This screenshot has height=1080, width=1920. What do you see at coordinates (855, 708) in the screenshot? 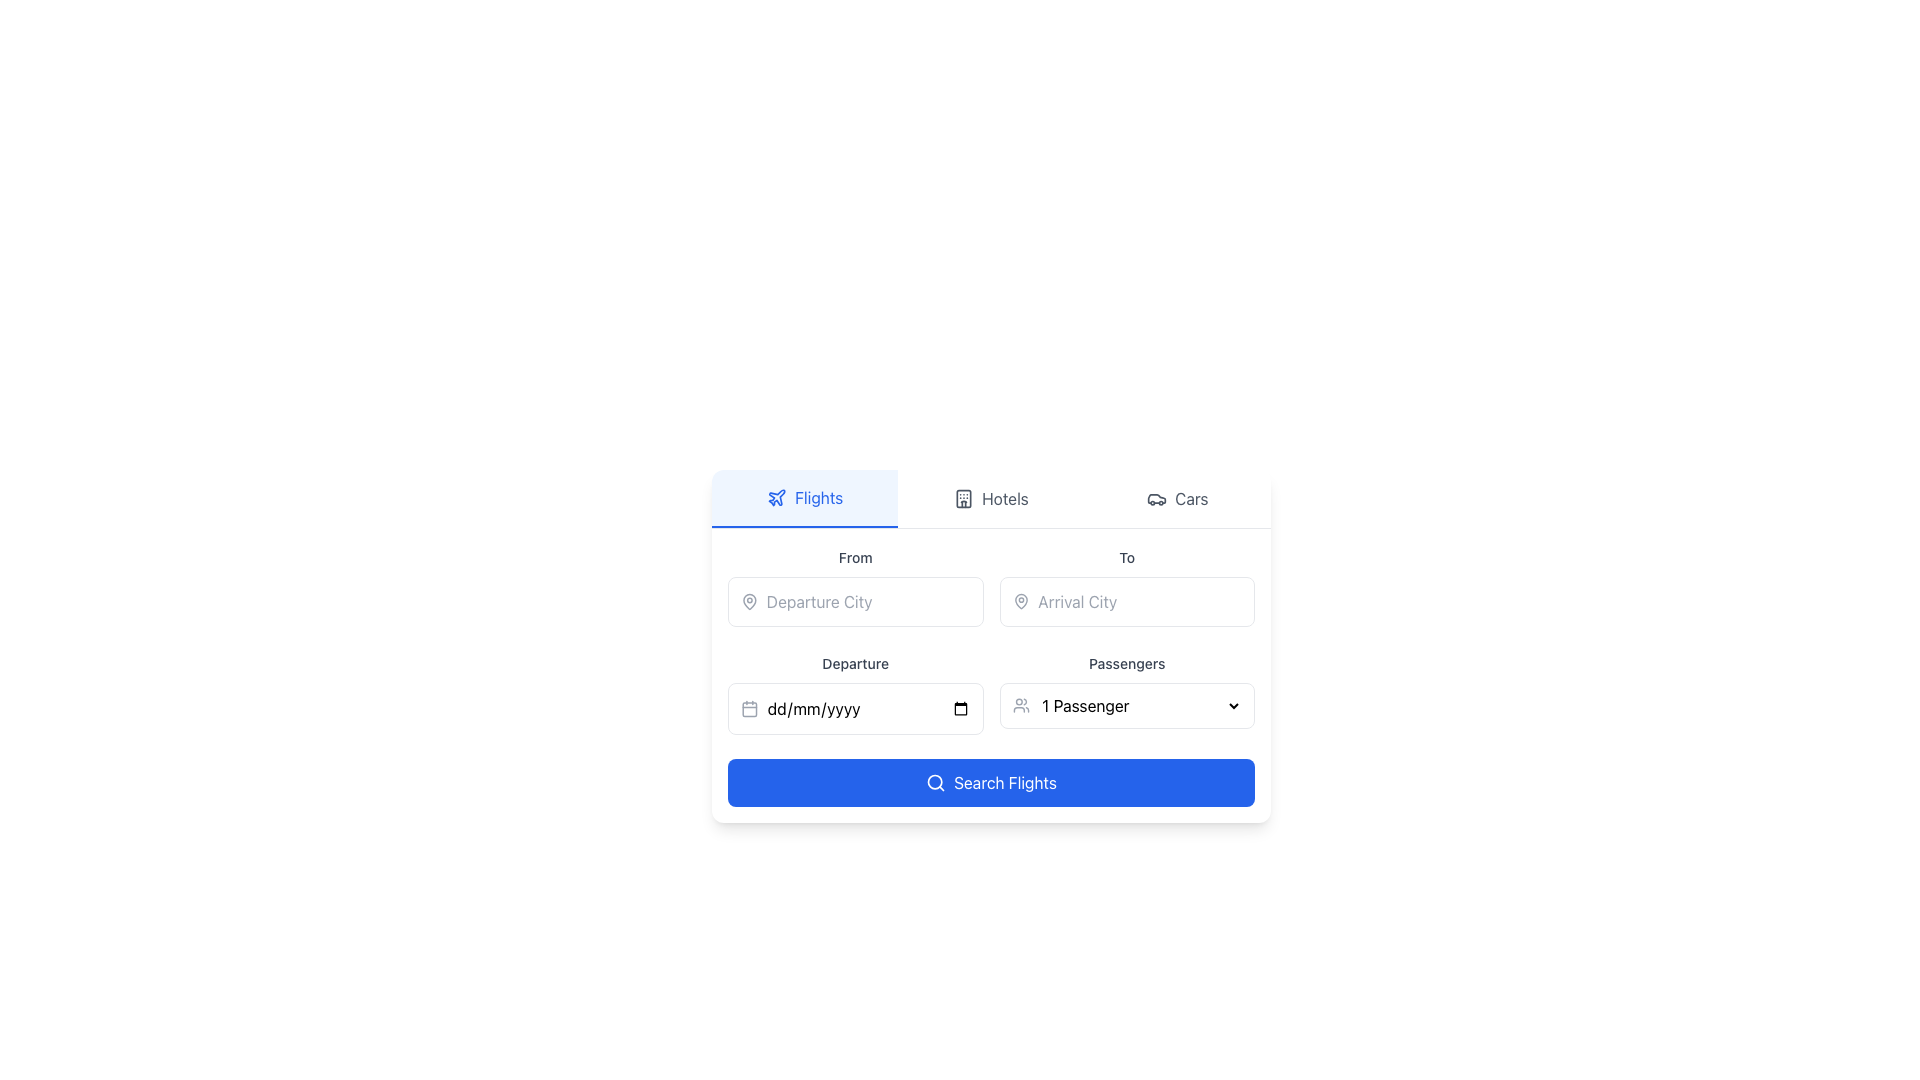
I see `the Date Input Field located in the 'Departure' section below the label 'Departure' to focus on it for date selection` at bounding box center [855, 708].